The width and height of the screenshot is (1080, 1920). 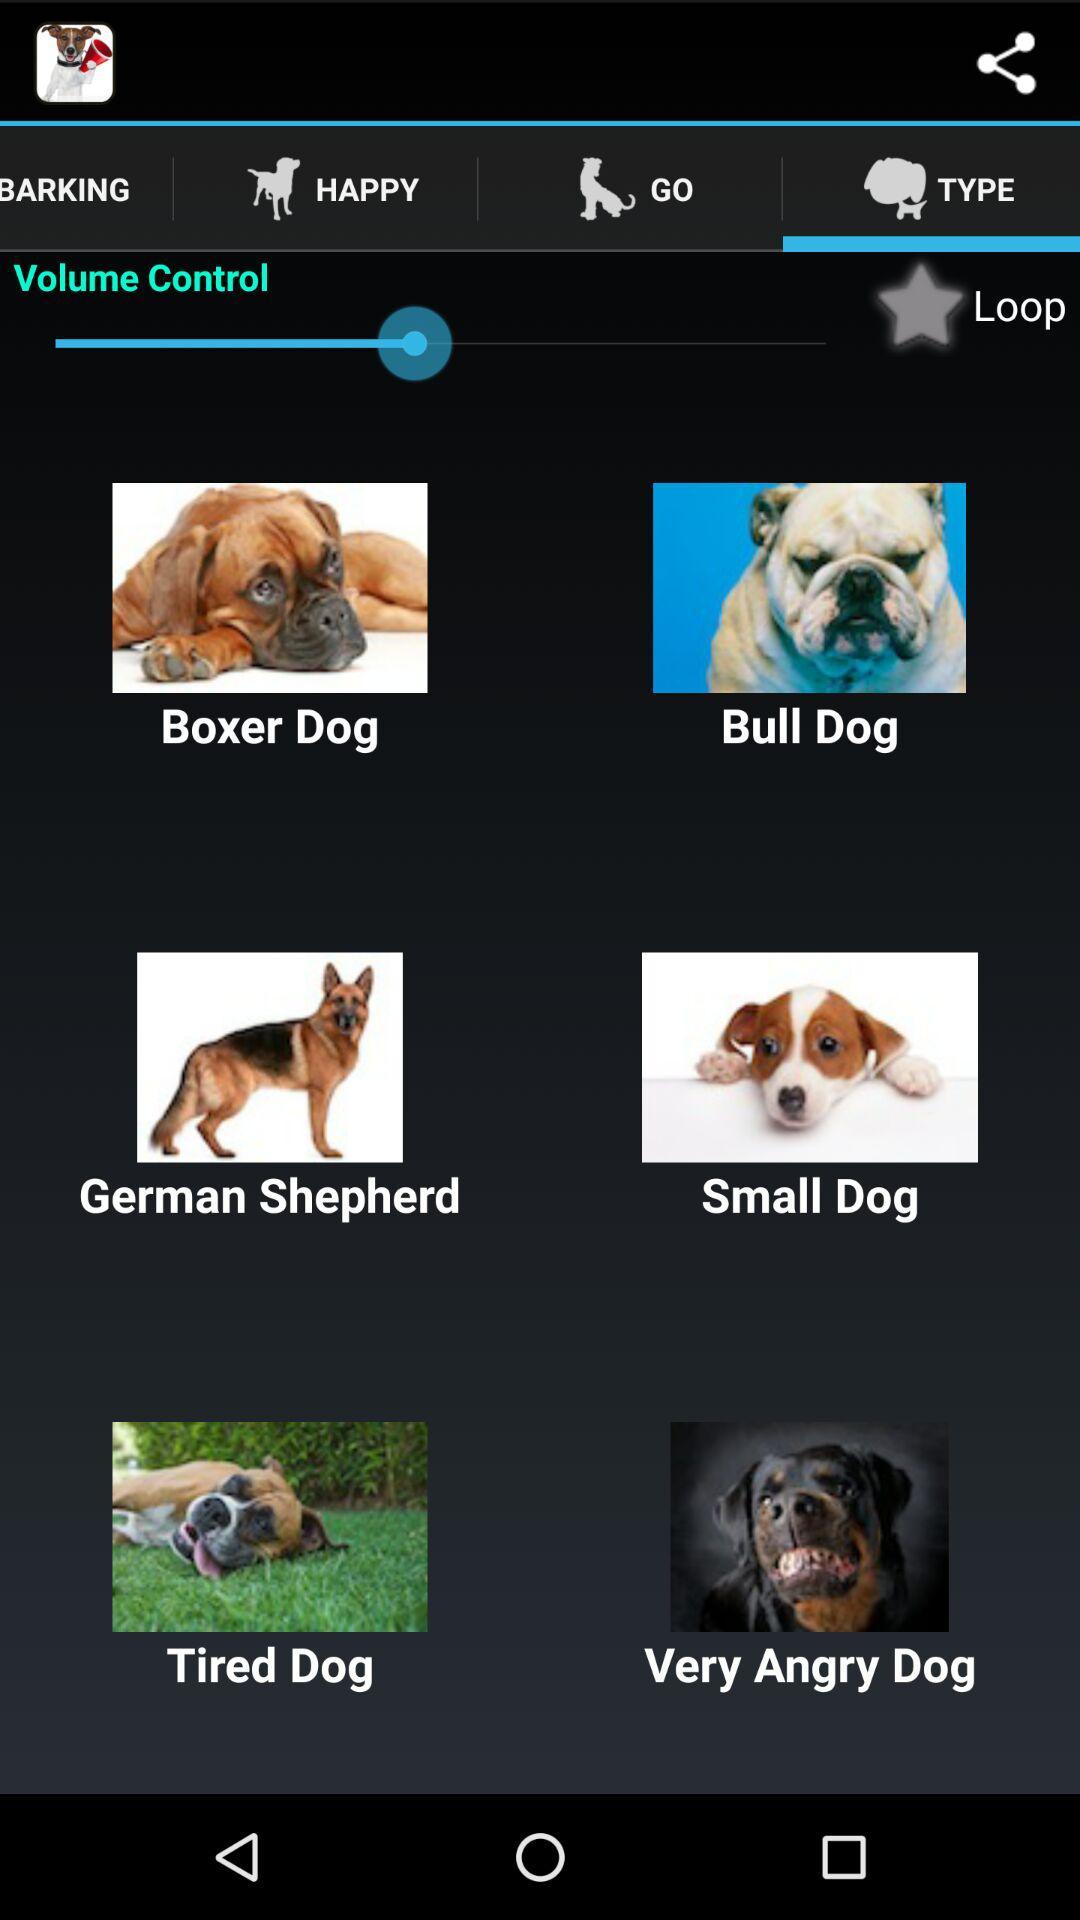 I want to click on the loop item, so click(x=966, y=303).